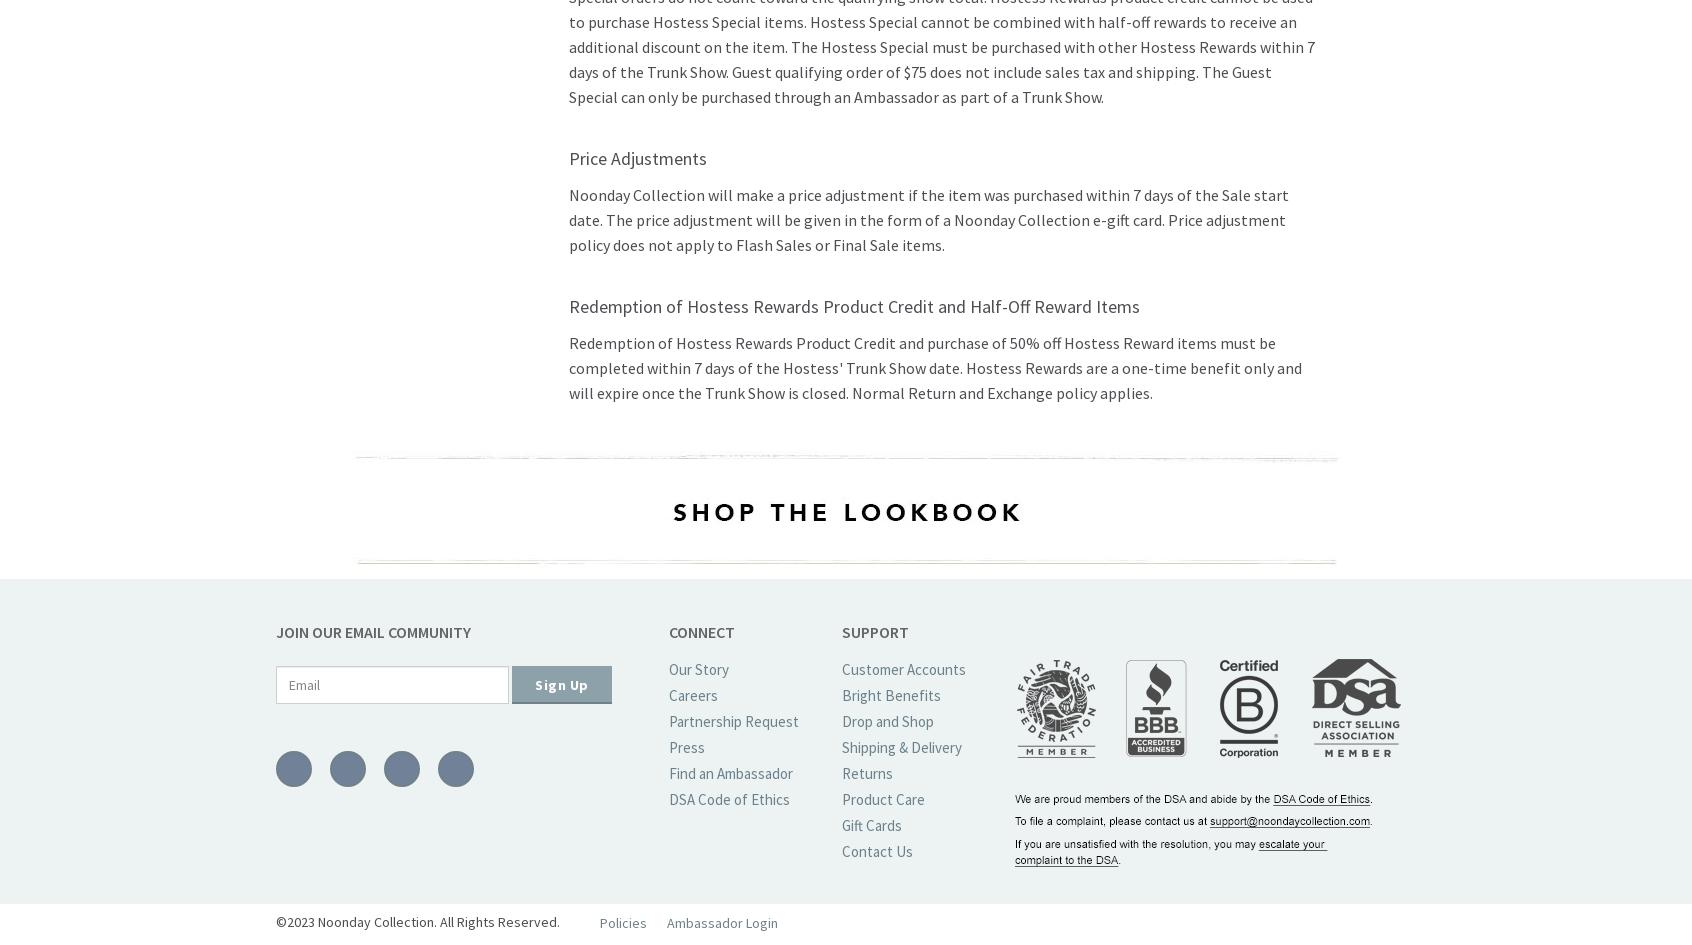  Describe the element at coordinates (669, 631) in the screenshot. I see `'CONNECT'` at that location.